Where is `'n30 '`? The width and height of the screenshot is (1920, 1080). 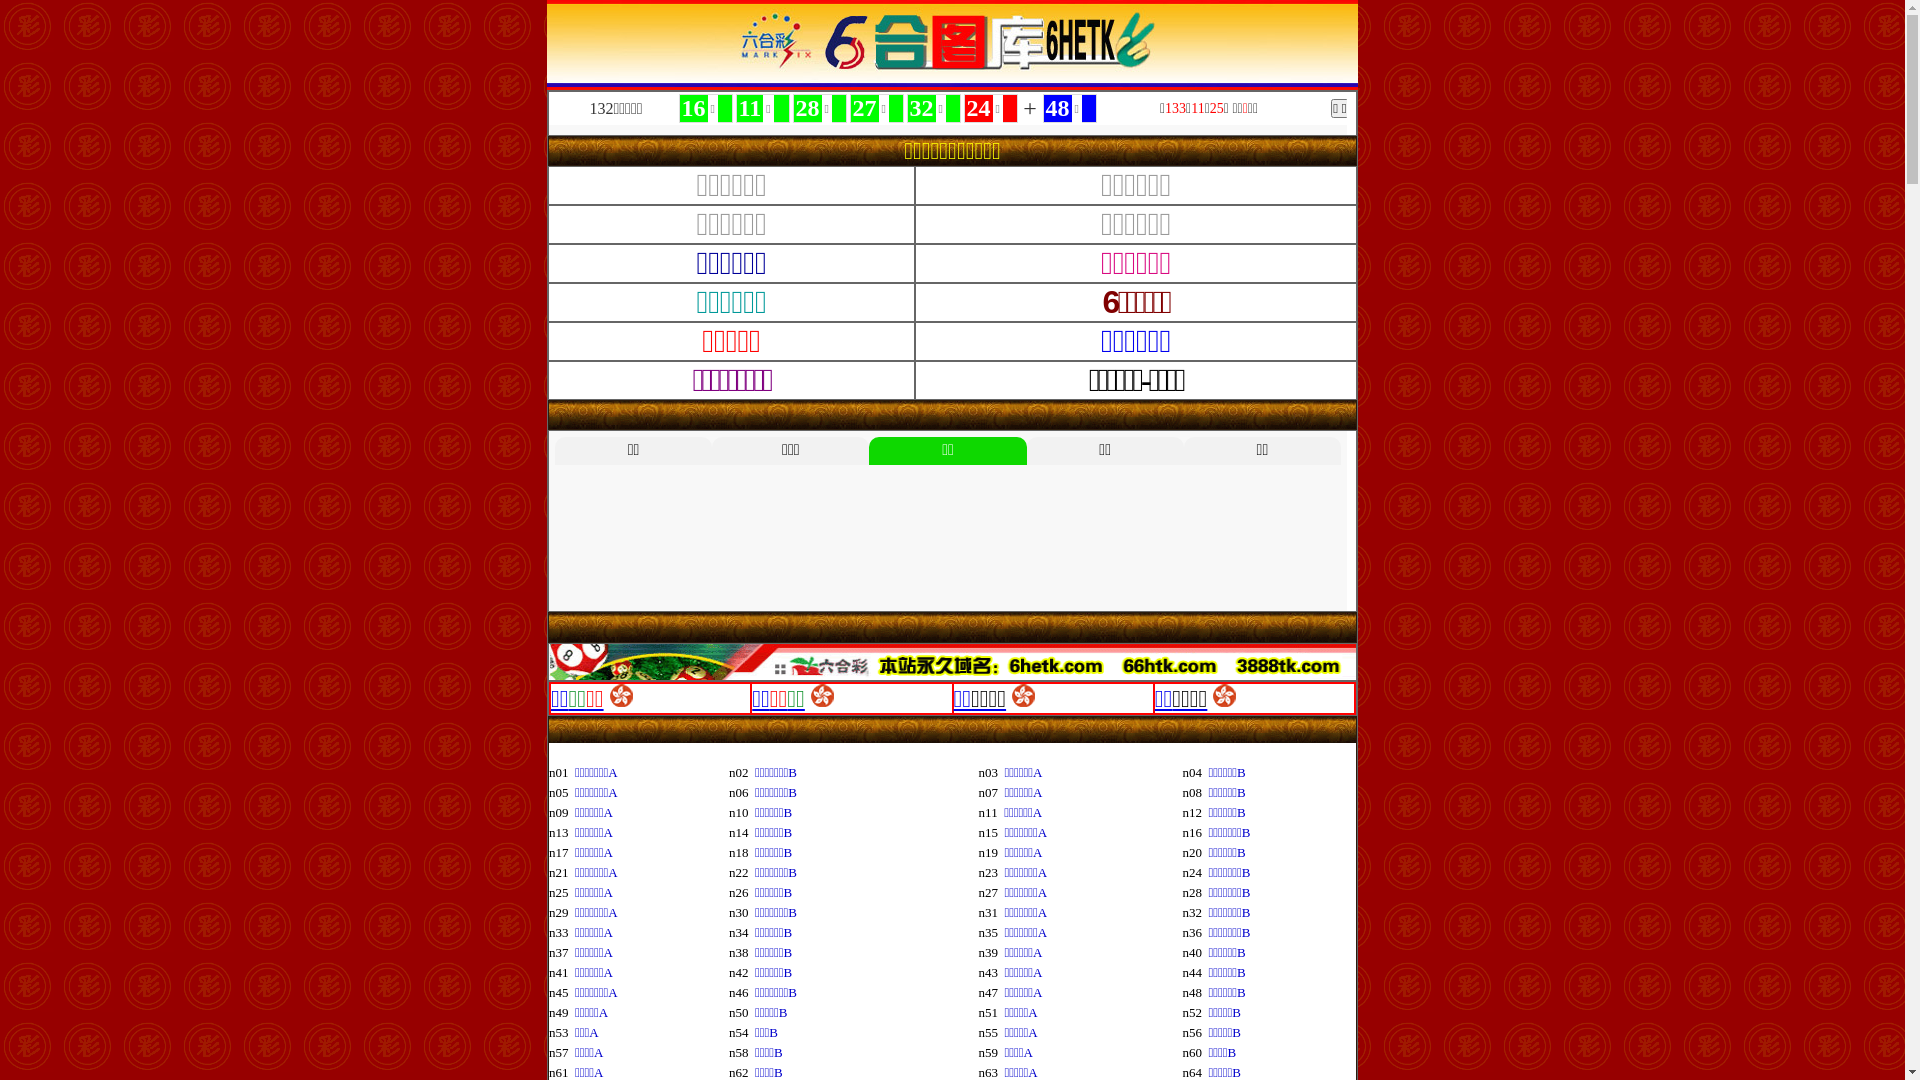
'n30 ' is located at coordinates (741, 912).